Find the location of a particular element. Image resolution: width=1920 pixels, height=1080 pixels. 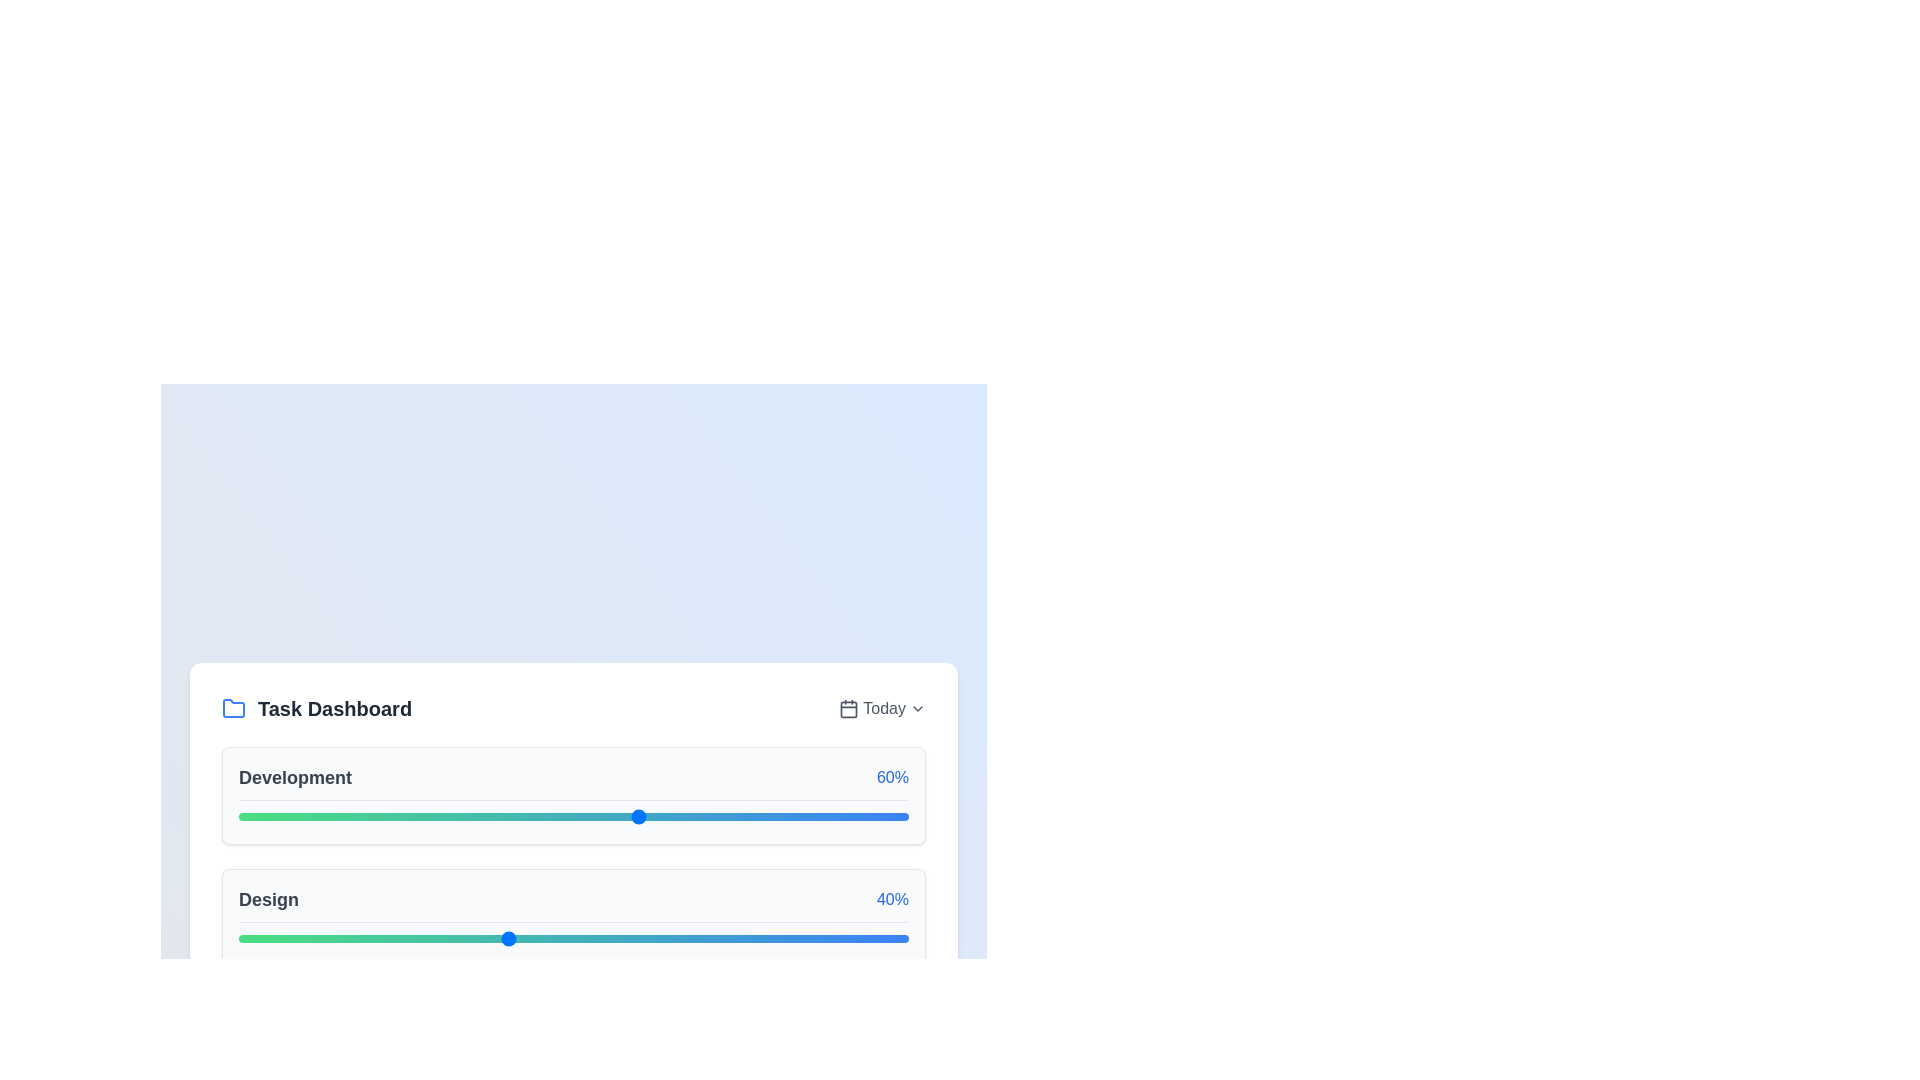

the slider value is located at coordinates (352, 1059).